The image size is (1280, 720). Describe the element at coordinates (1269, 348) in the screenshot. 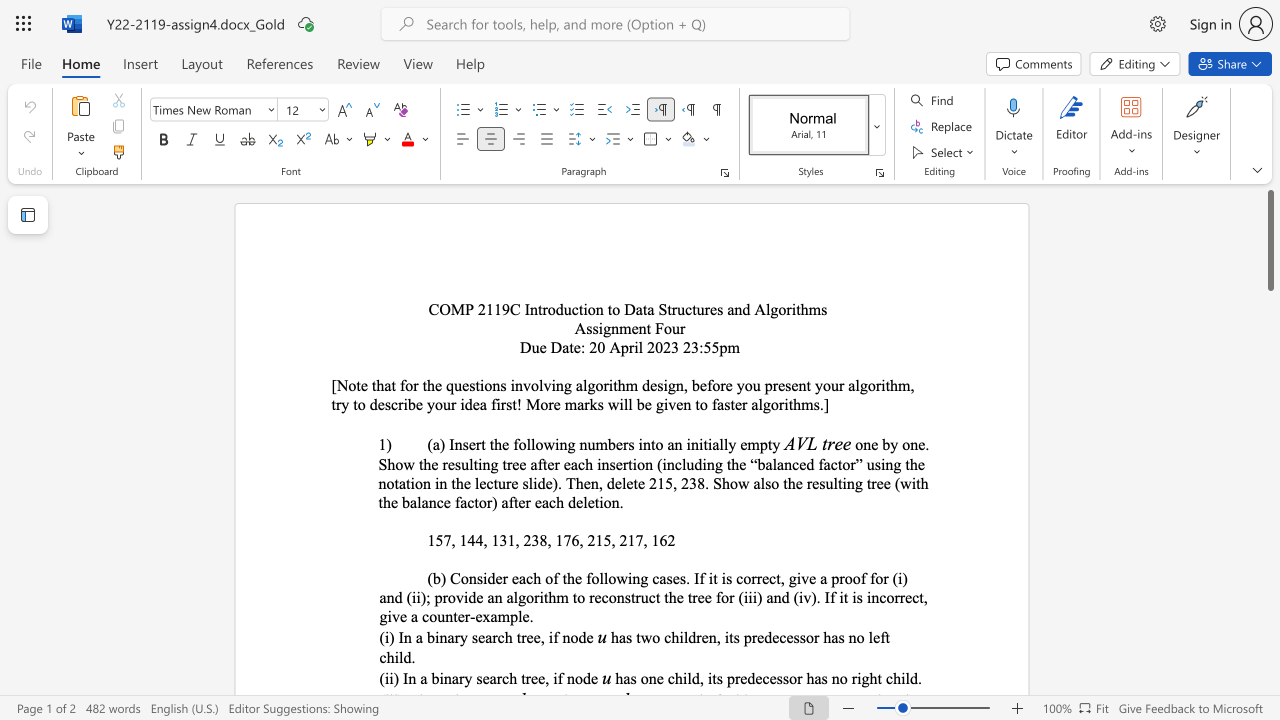

I see `the scrollbar on the side` at that location.